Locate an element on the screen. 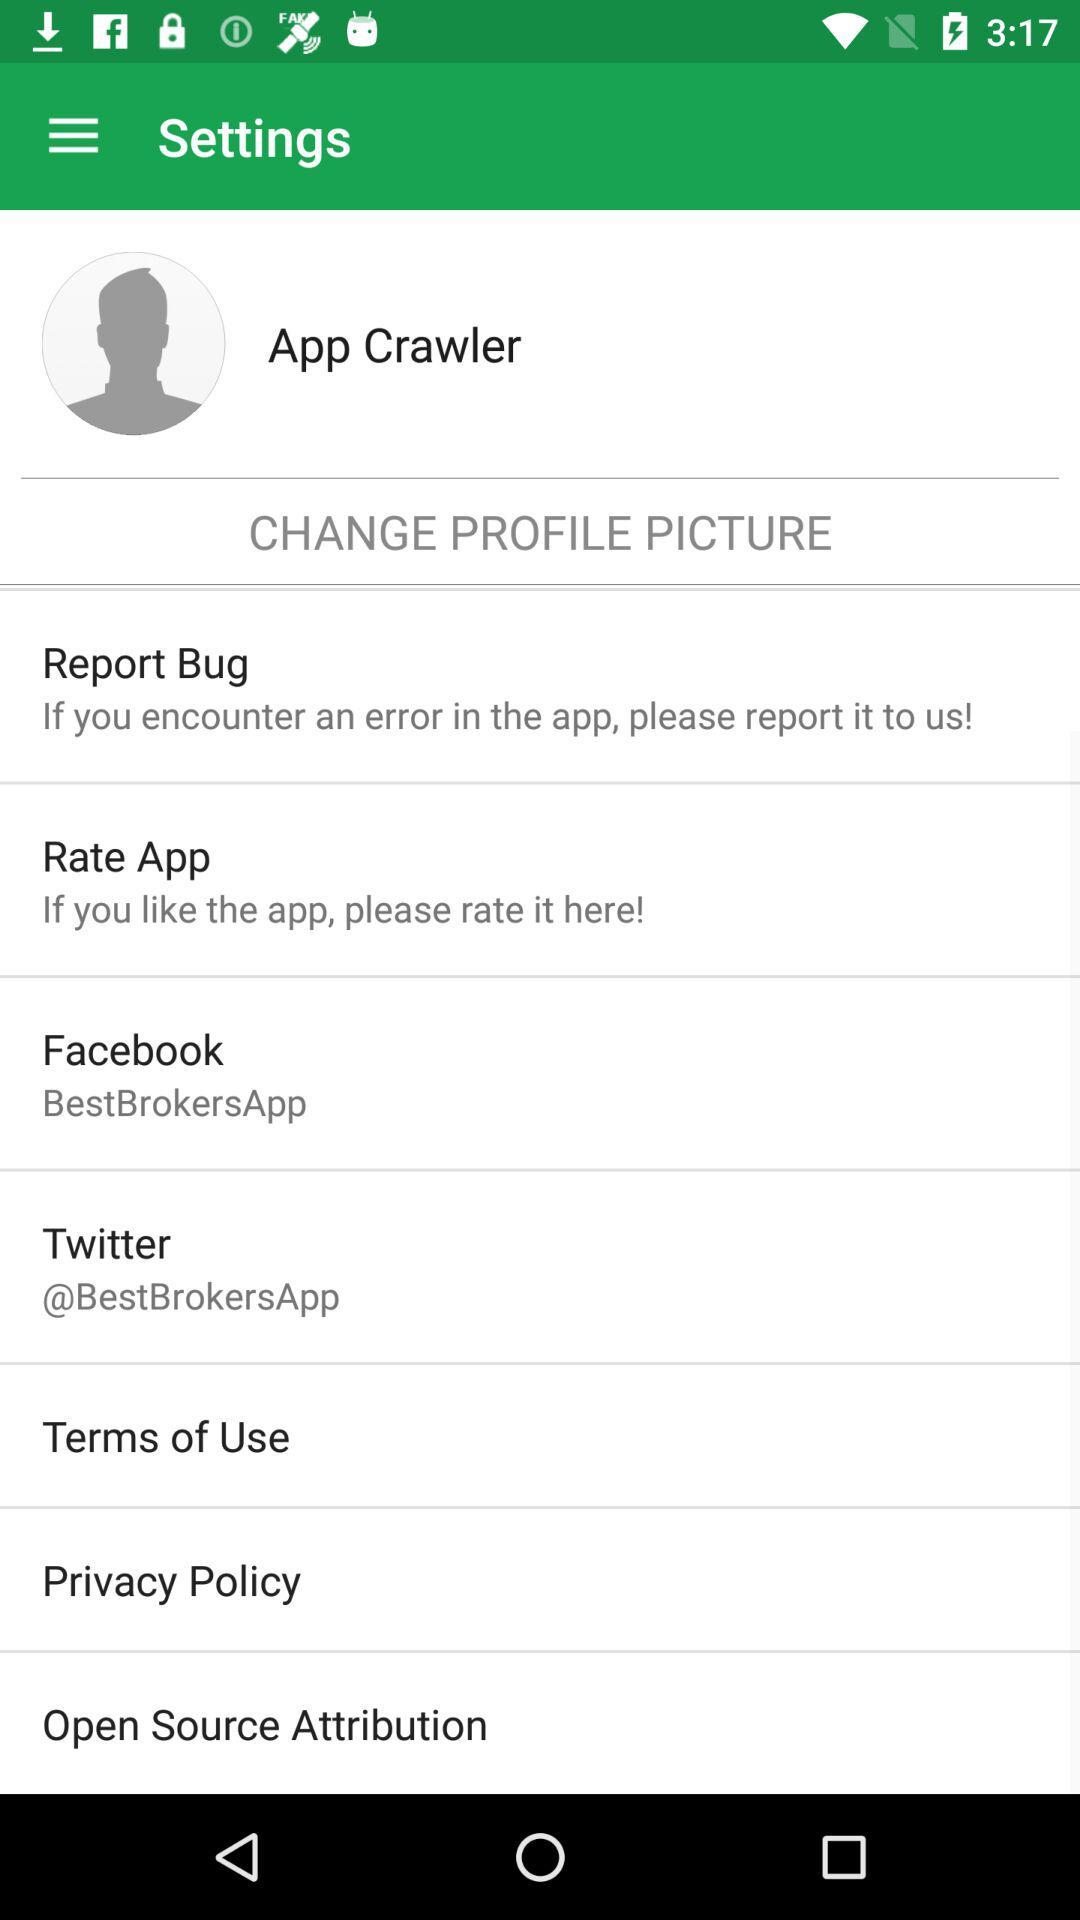 This screenshot has width=1080, height=1920. terms of use icon is located at coordinates (165, 1434).